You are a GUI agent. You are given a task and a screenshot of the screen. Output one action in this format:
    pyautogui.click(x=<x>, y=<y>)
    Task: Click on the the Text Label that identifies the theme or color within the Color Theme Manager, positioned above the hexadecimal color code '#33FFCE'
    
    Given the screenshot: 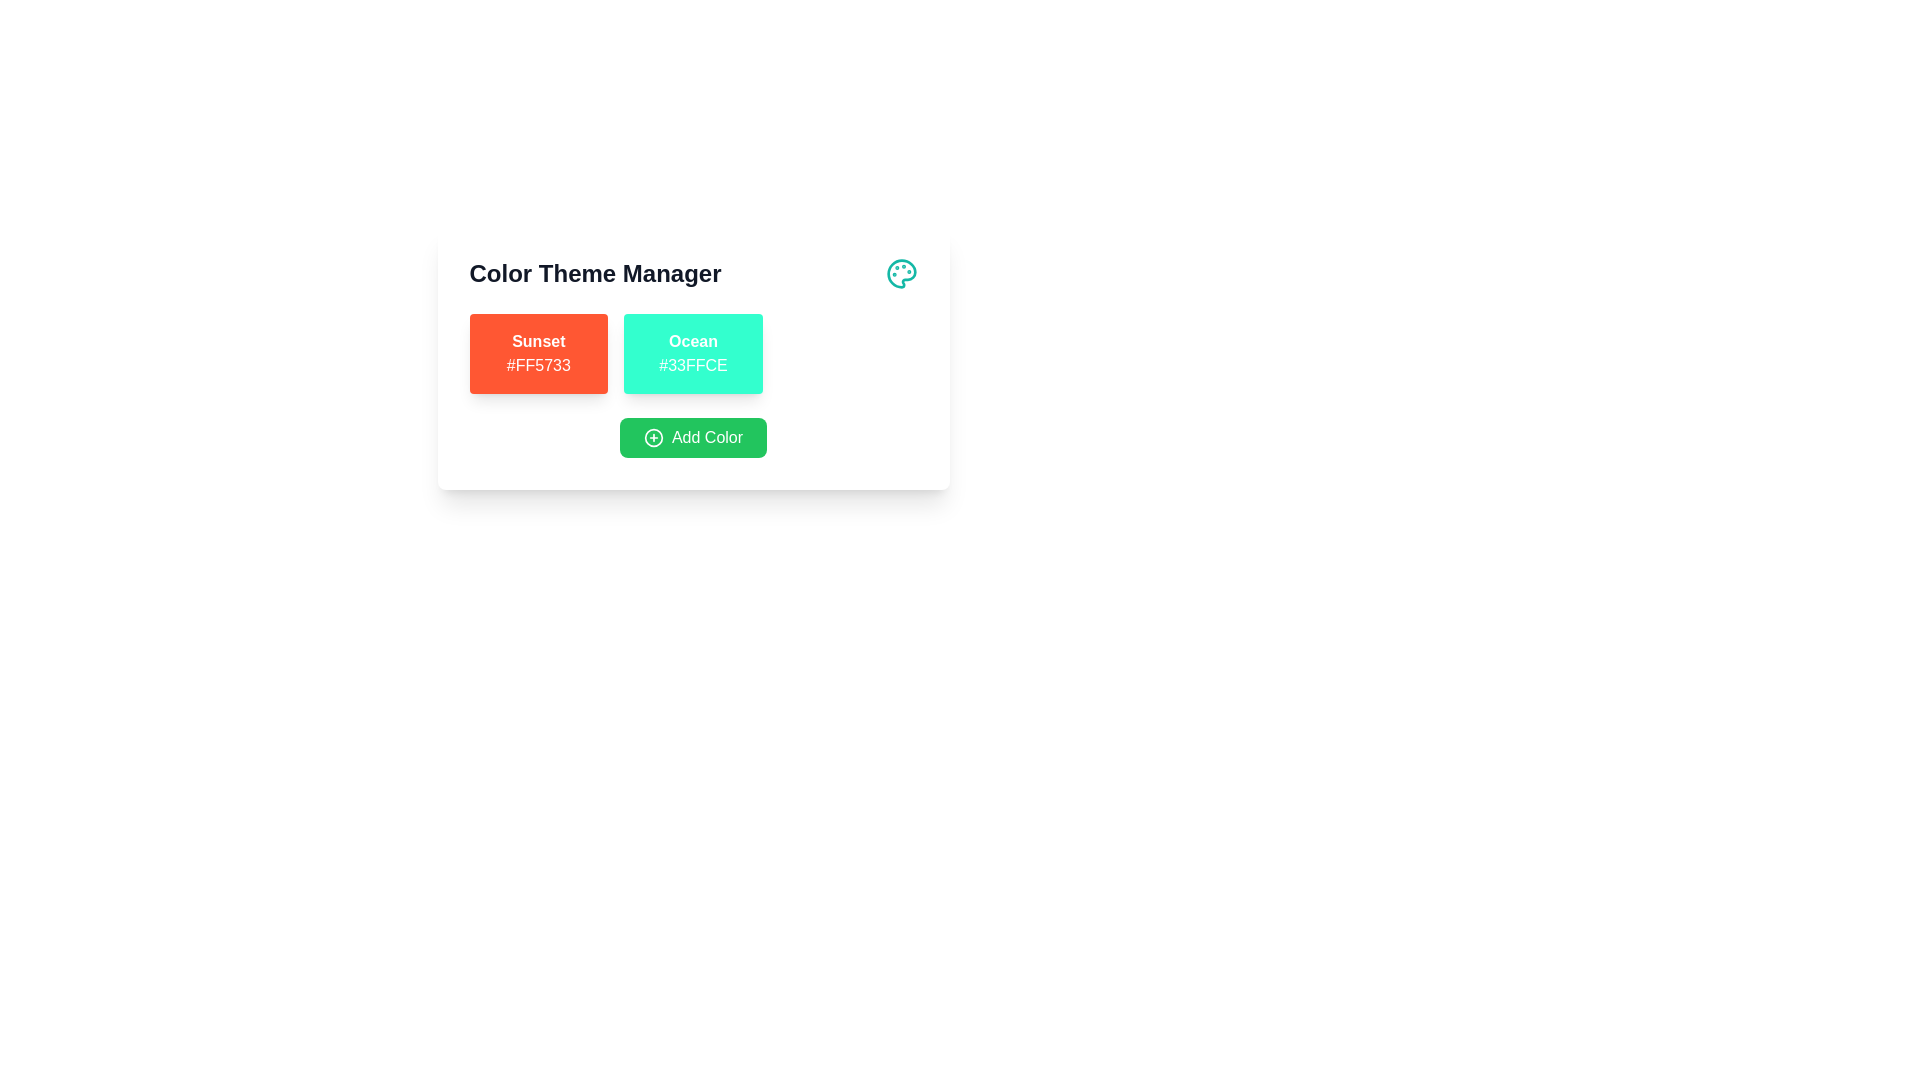 What is the action you would take?
    pyautogui.click(x=693, y=341)
    